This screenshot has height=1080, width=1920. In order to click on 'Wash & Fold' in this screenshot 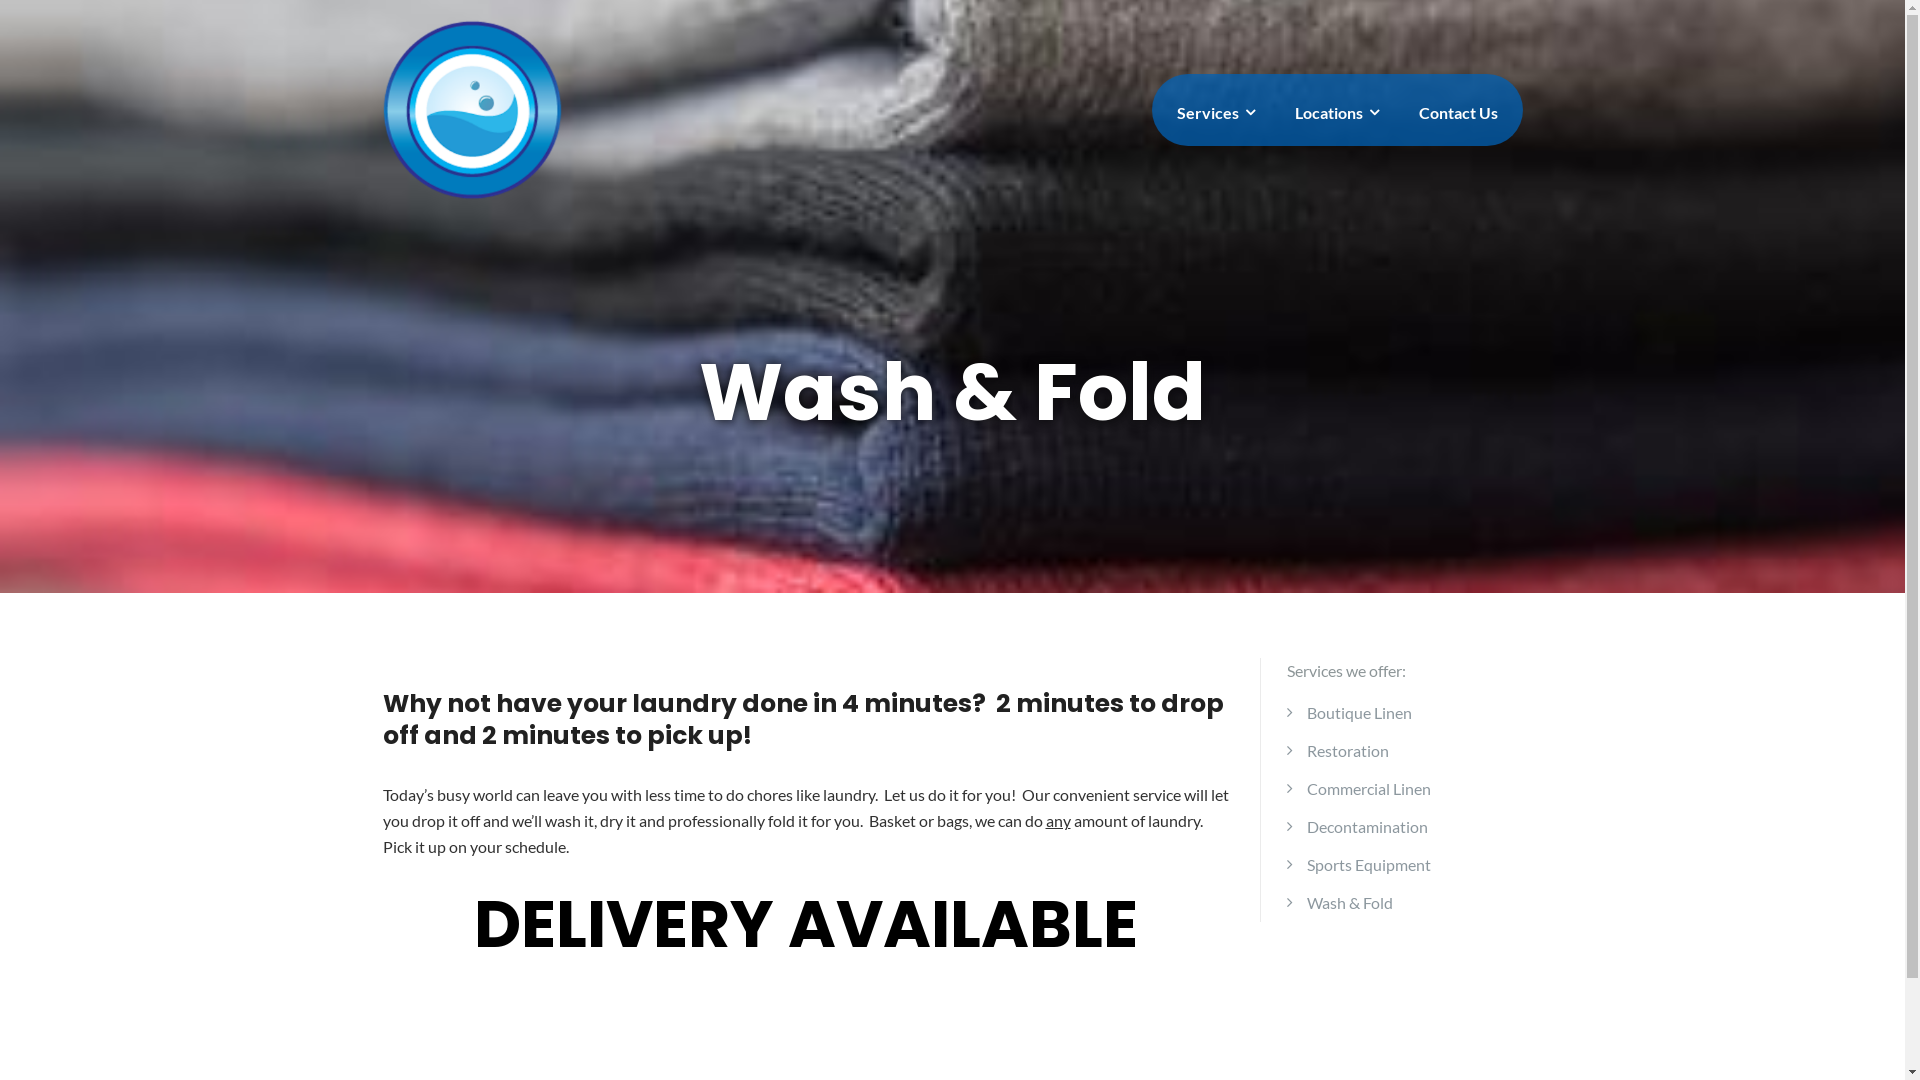, I will do `click(1349, 902)`.